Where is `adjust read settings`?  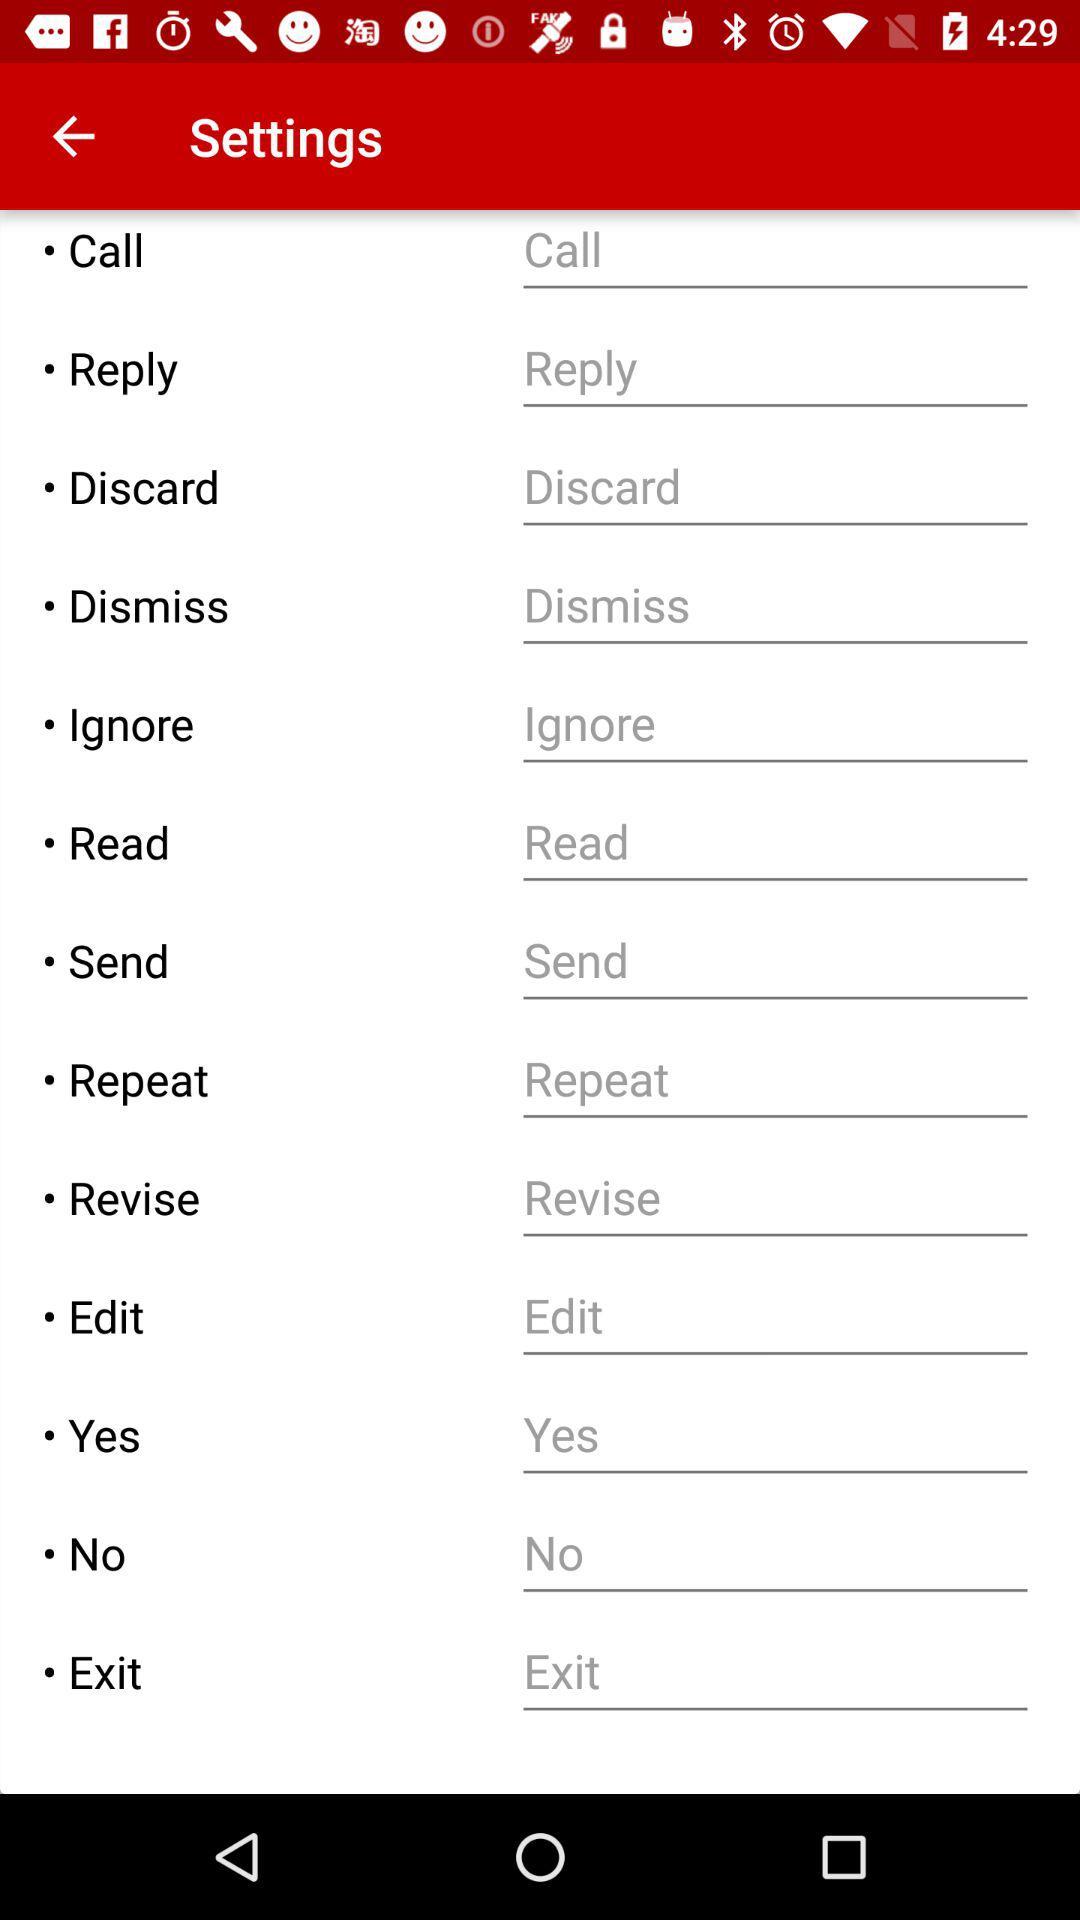 adjust read settings is located at coordinates (774, 842).